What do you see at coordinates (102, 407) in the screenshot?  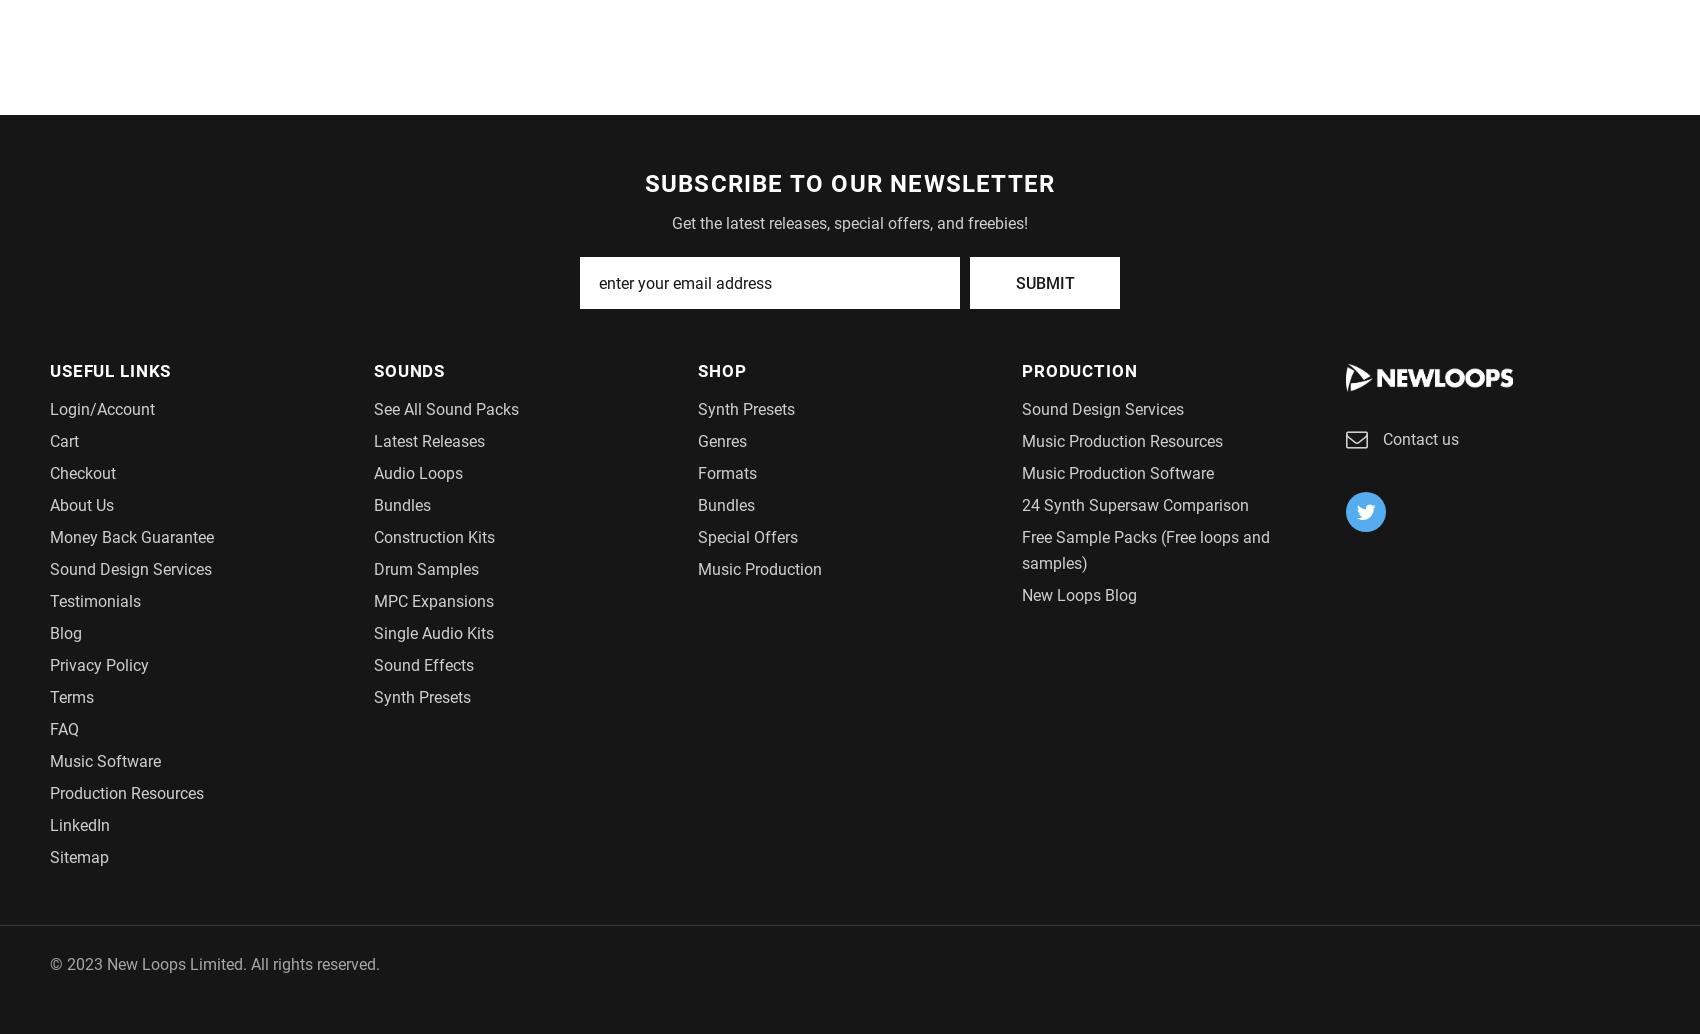 I see `'Login/Account'` at bounding box center [102, 407].